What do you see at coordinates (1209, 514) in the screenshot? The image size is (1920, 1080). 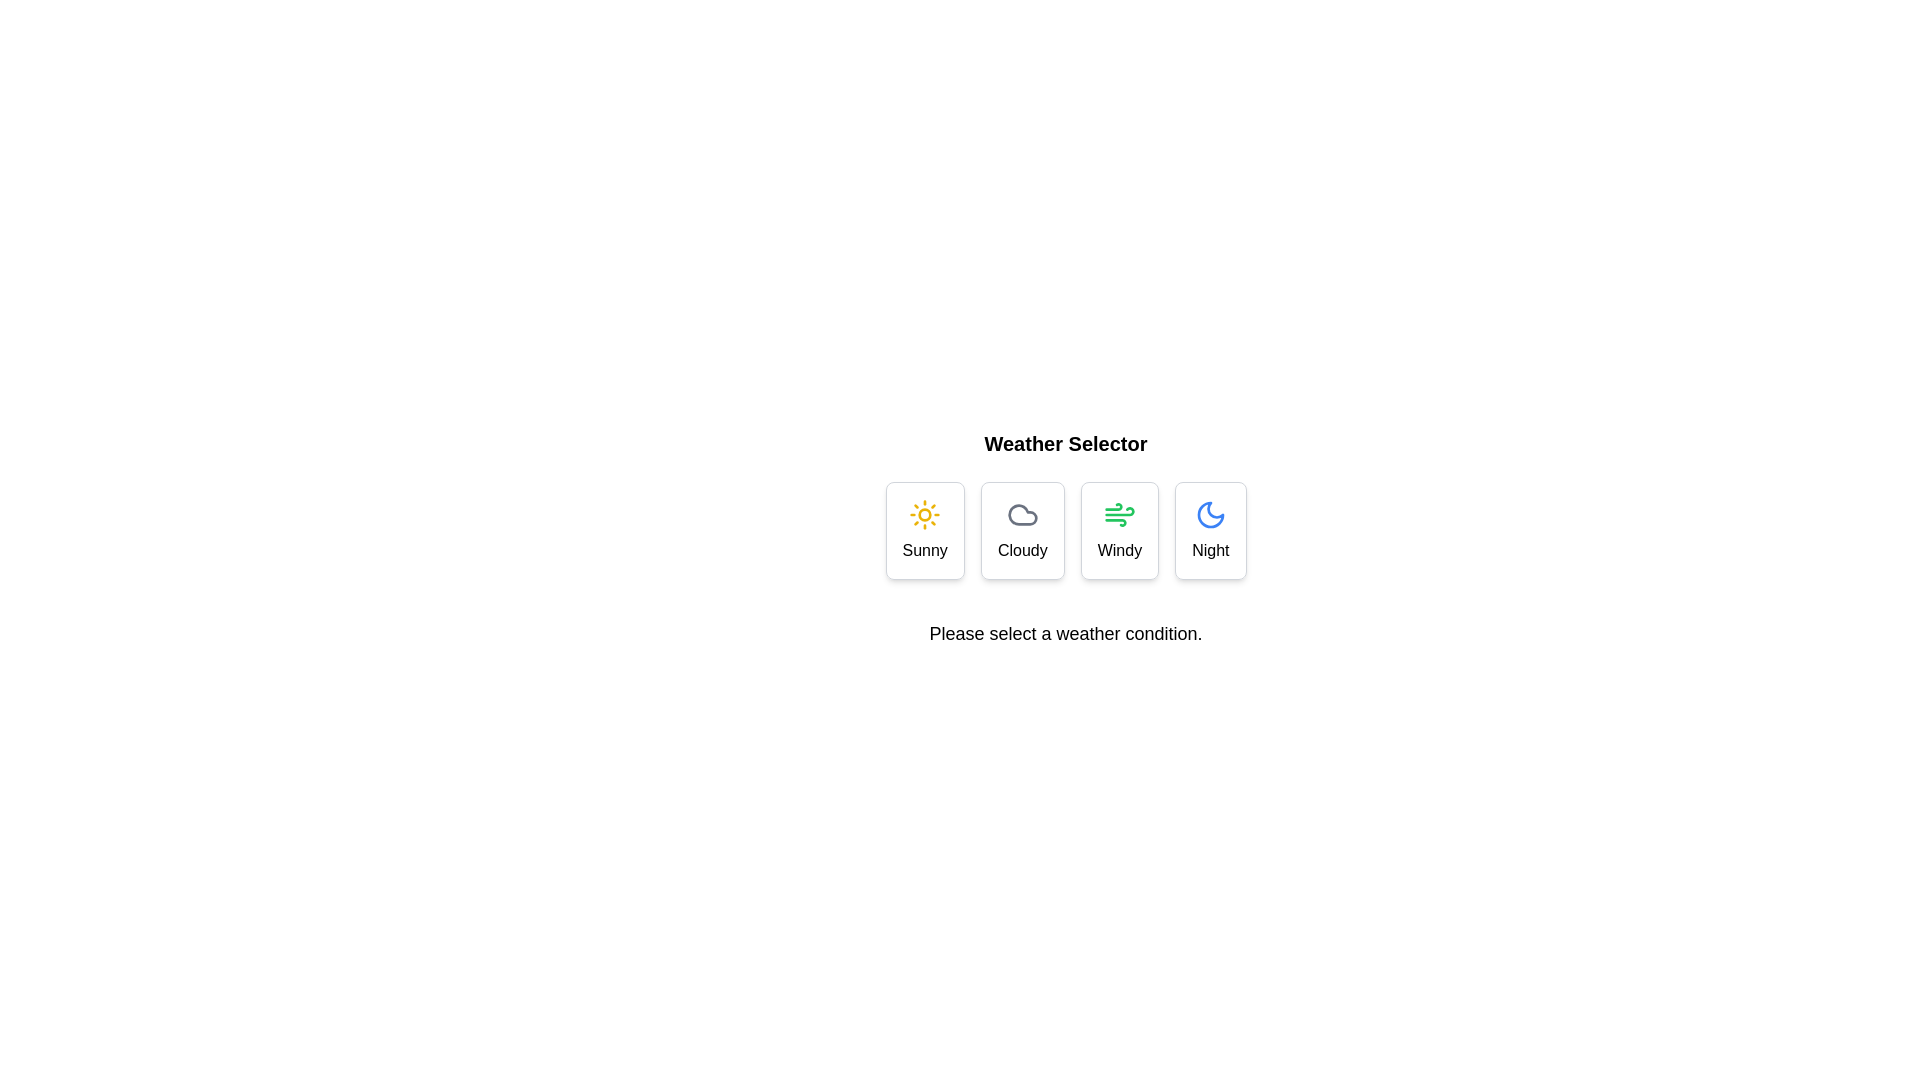 I see `the 'Night' weather condition icon, which is the fourth icon in the weather selection interface under the 'Weather Selector' heading` at bounding box center [1209, 514].